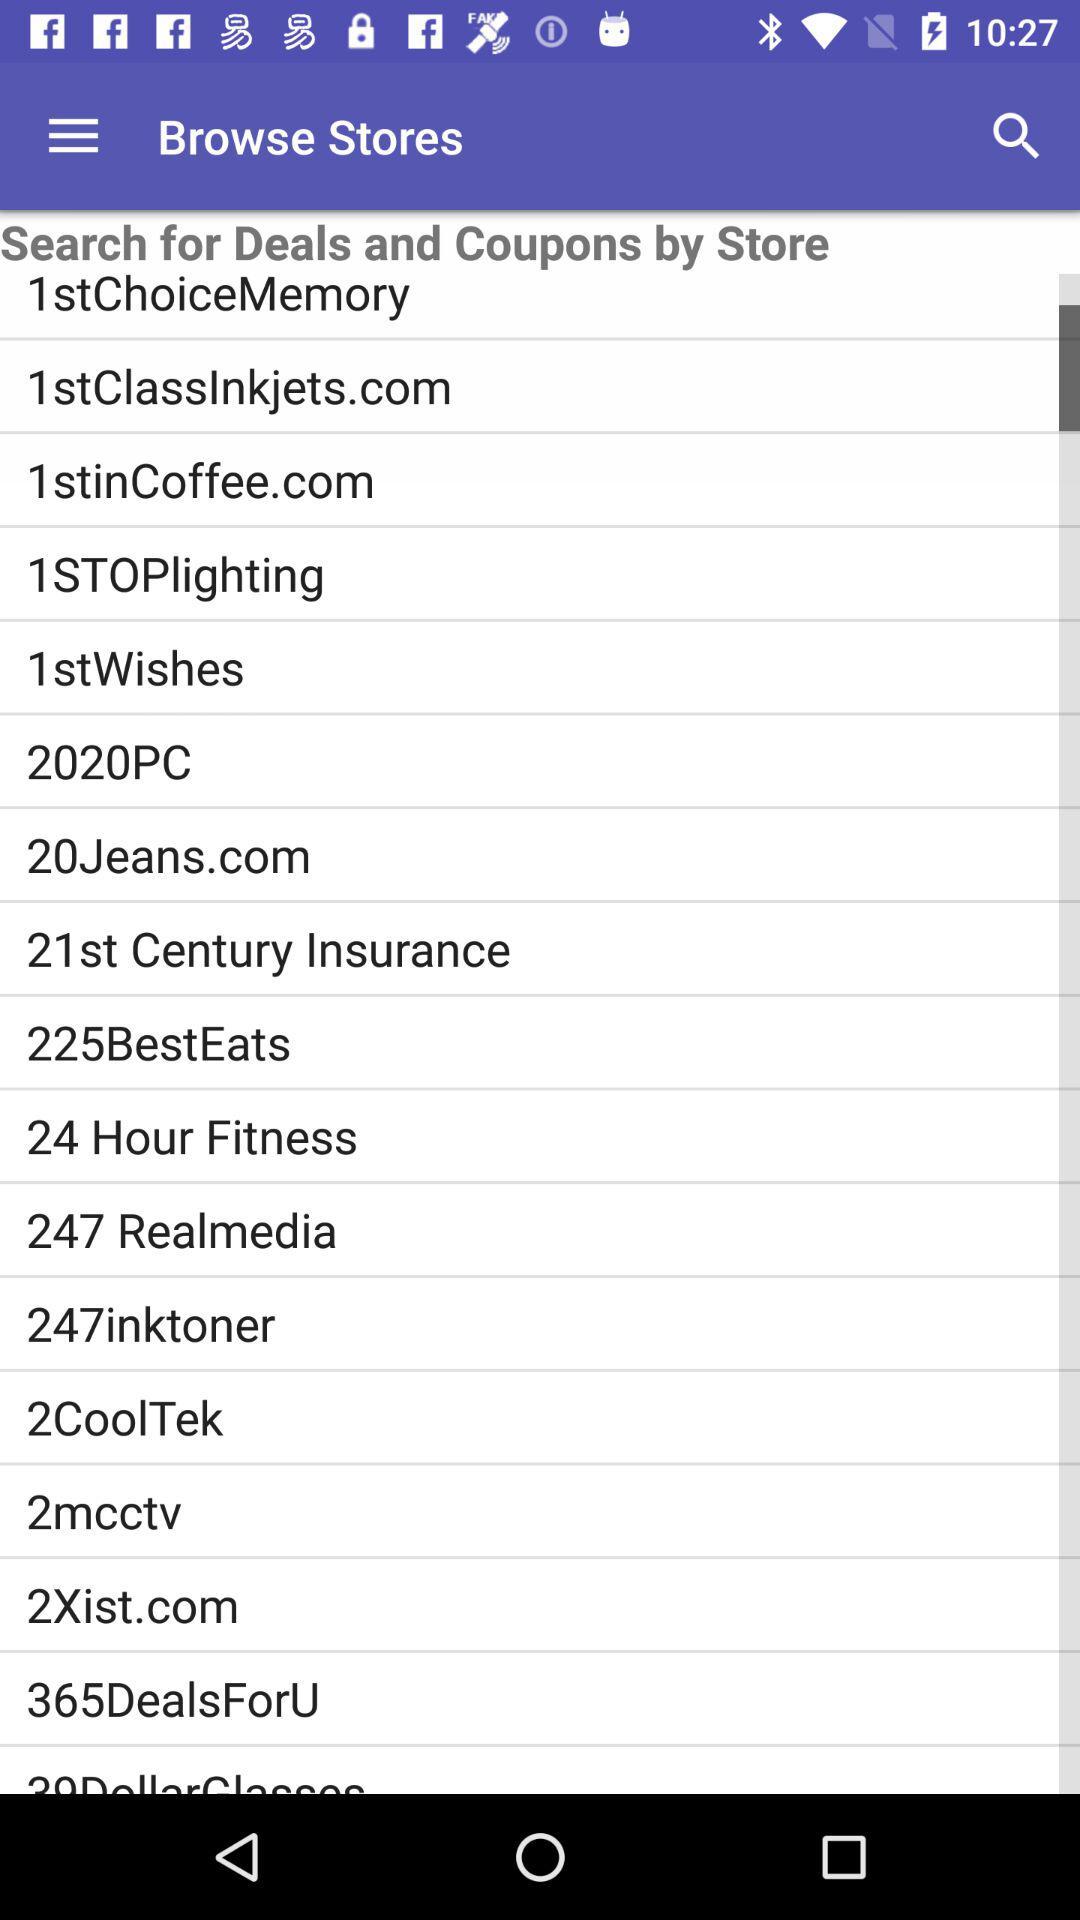 This screenshot has width=1080, height=1920. I want to click on item above the 1stwishes item, so click(553, 572).